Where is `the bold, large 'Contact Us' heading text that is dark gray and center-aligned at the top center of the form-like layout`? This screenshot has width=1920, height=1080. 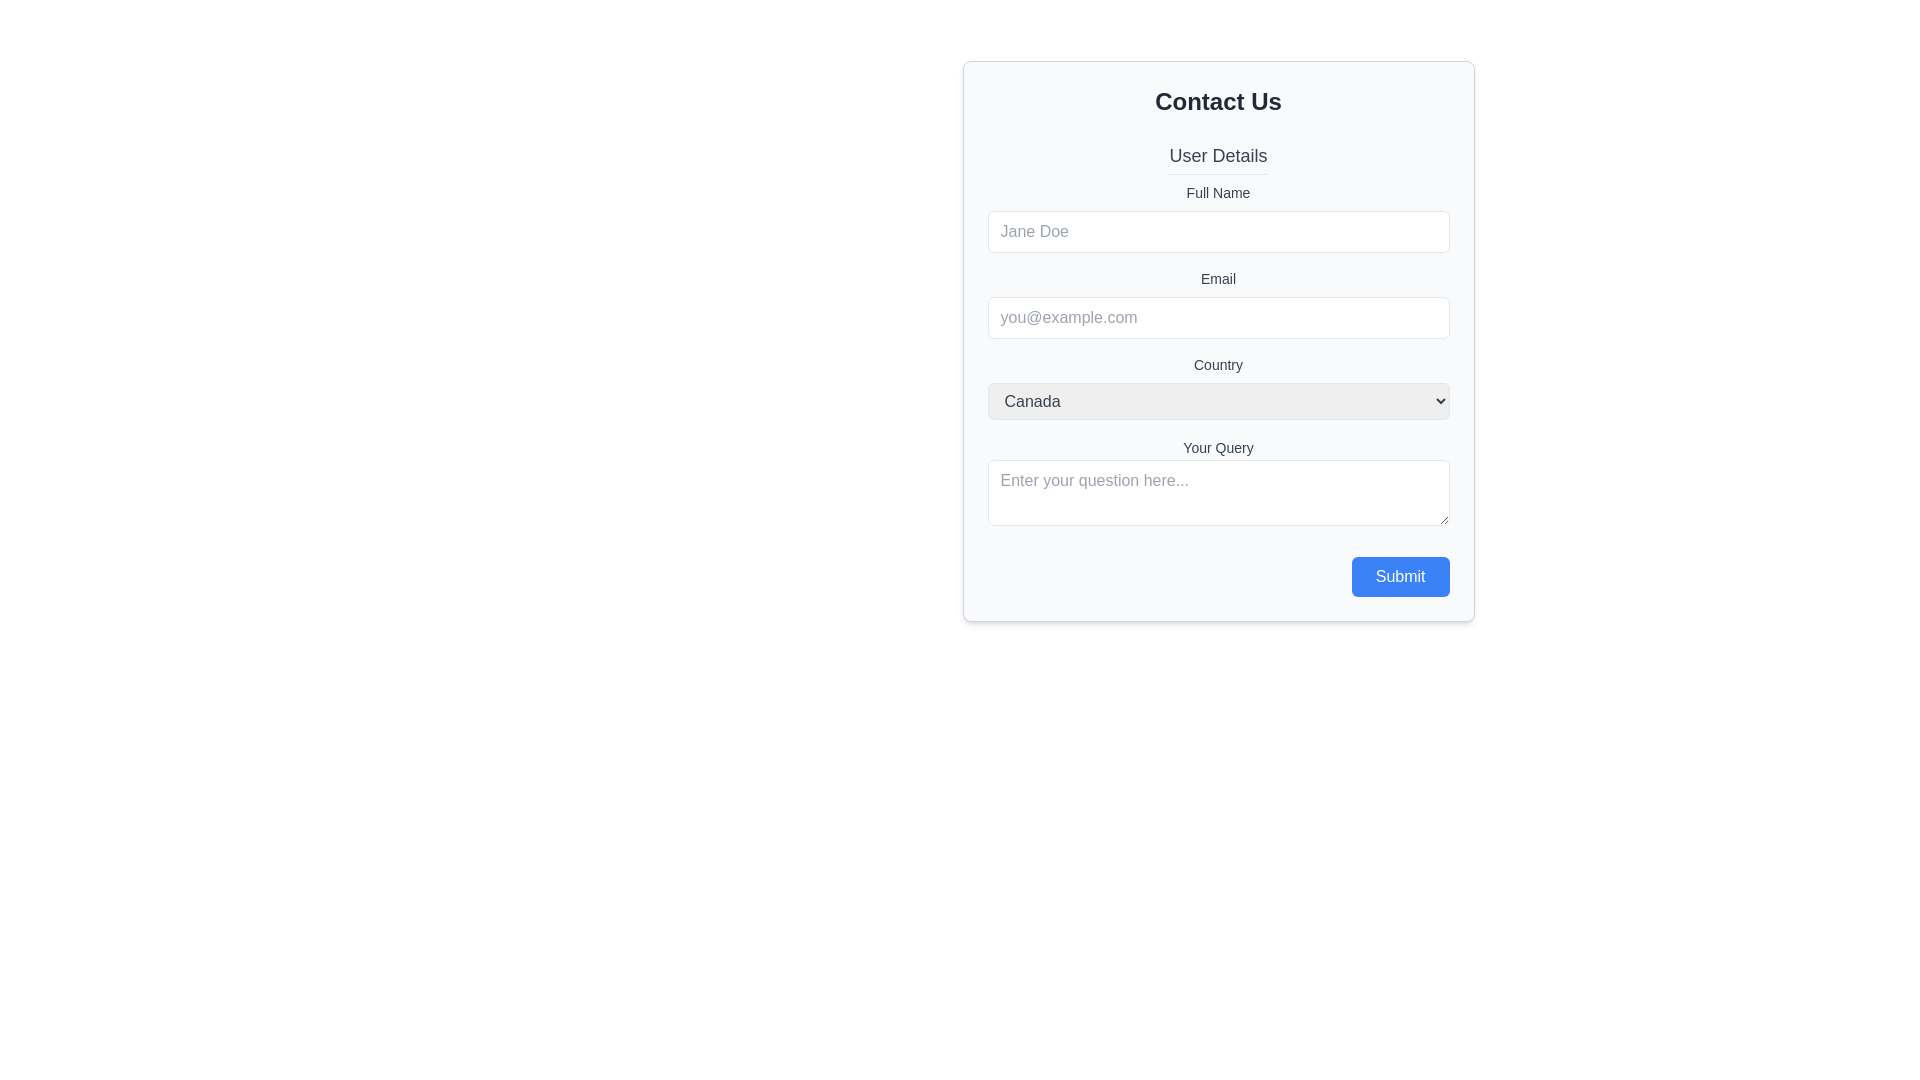 the bold, large 'Contact Us' heading text that is dark gray and center-aligned at the top center of the form-like layout is located at coordinates (1217, 101).